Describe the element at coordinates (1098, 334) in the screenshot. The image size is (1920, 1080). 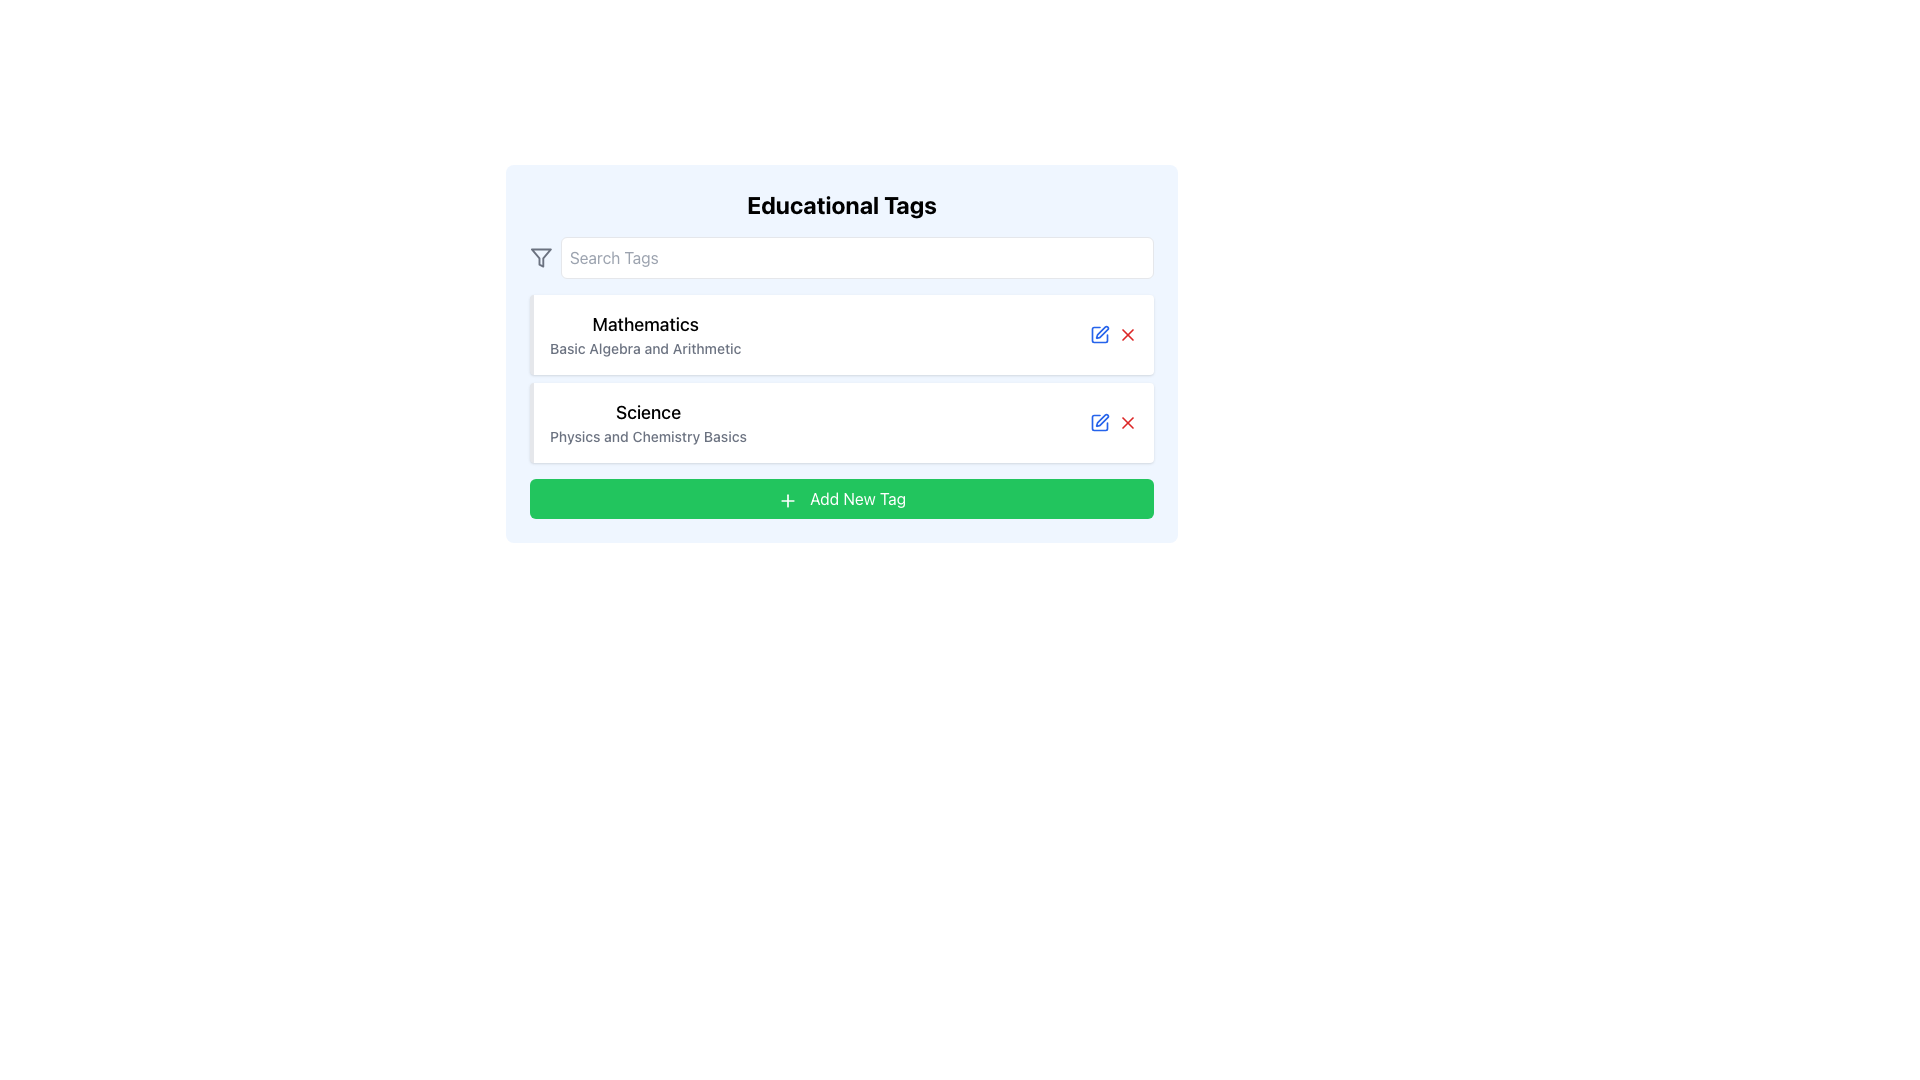
I see `the edit button for the 'Mathematics' tag` at that location.